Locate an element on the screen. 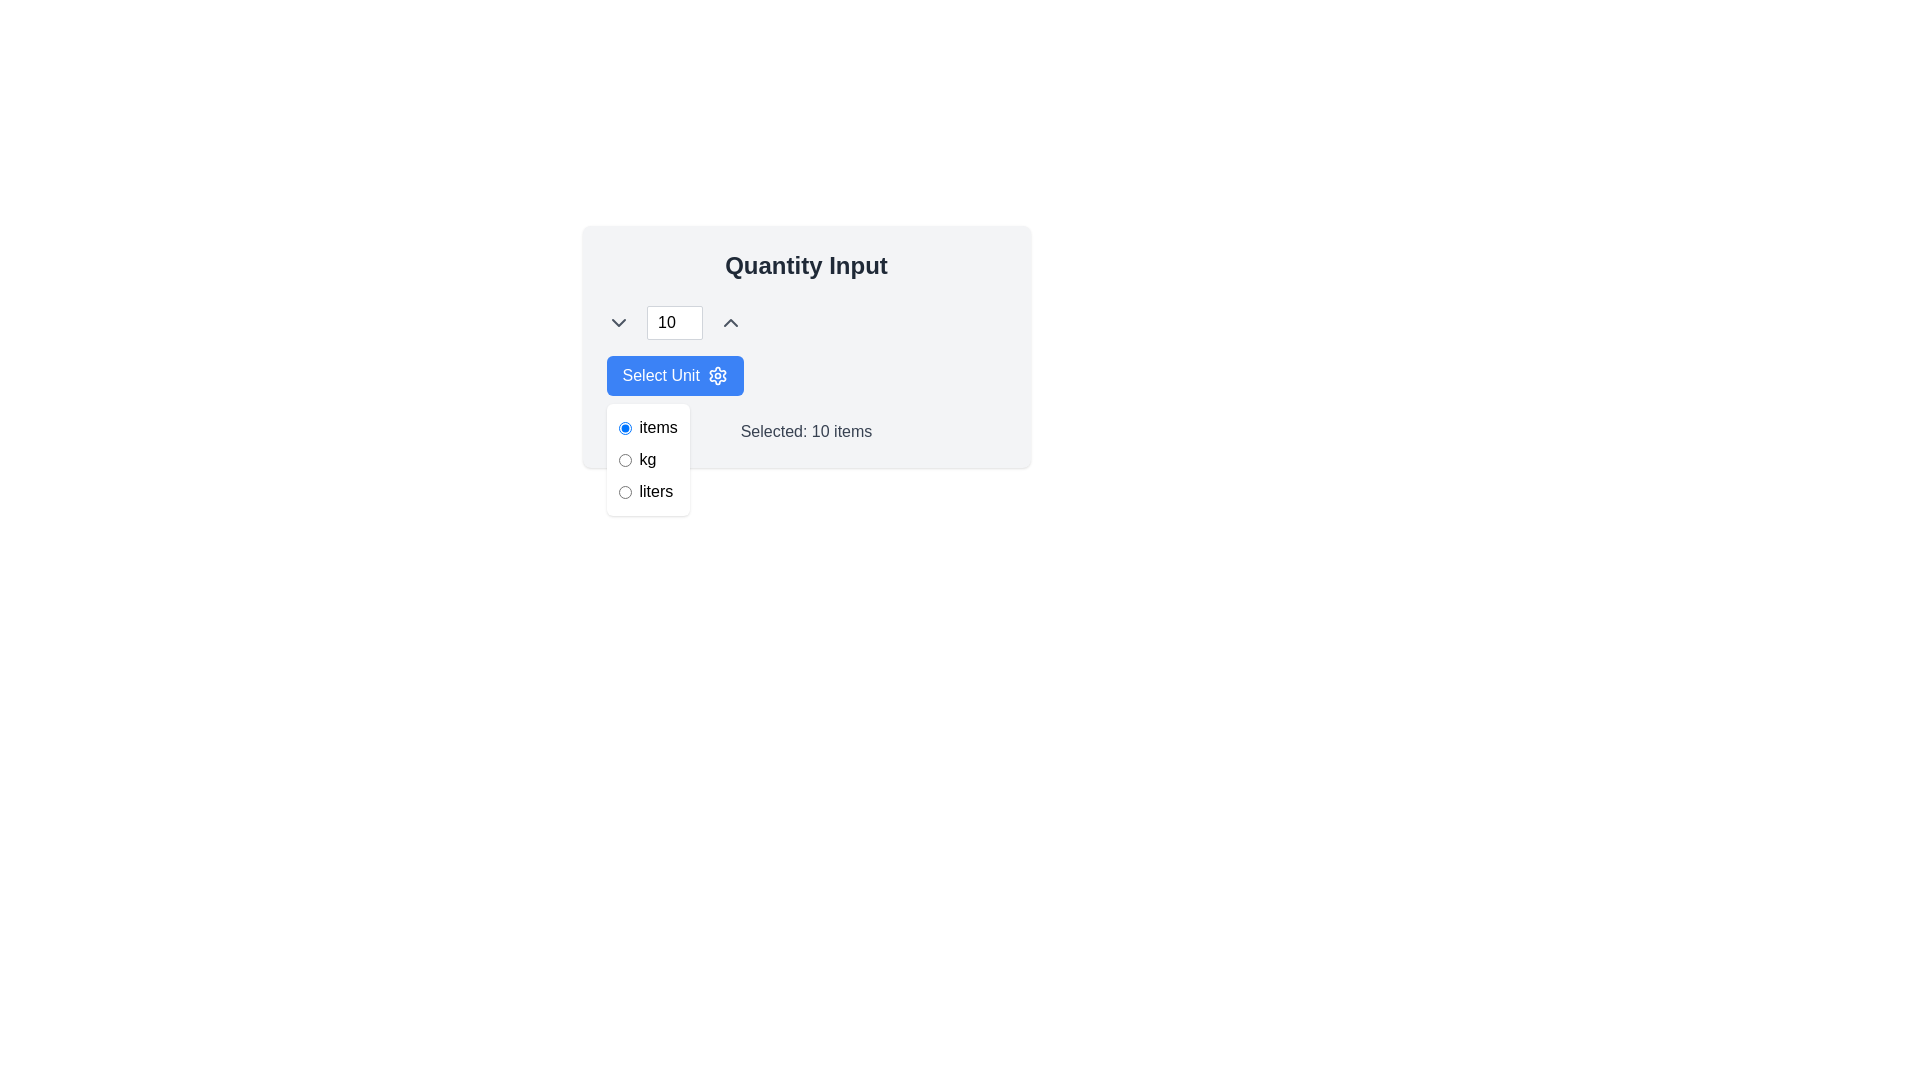 The width and height of the screenshot is (1920, 1080). the radio button is located at coordinates (648, 459).